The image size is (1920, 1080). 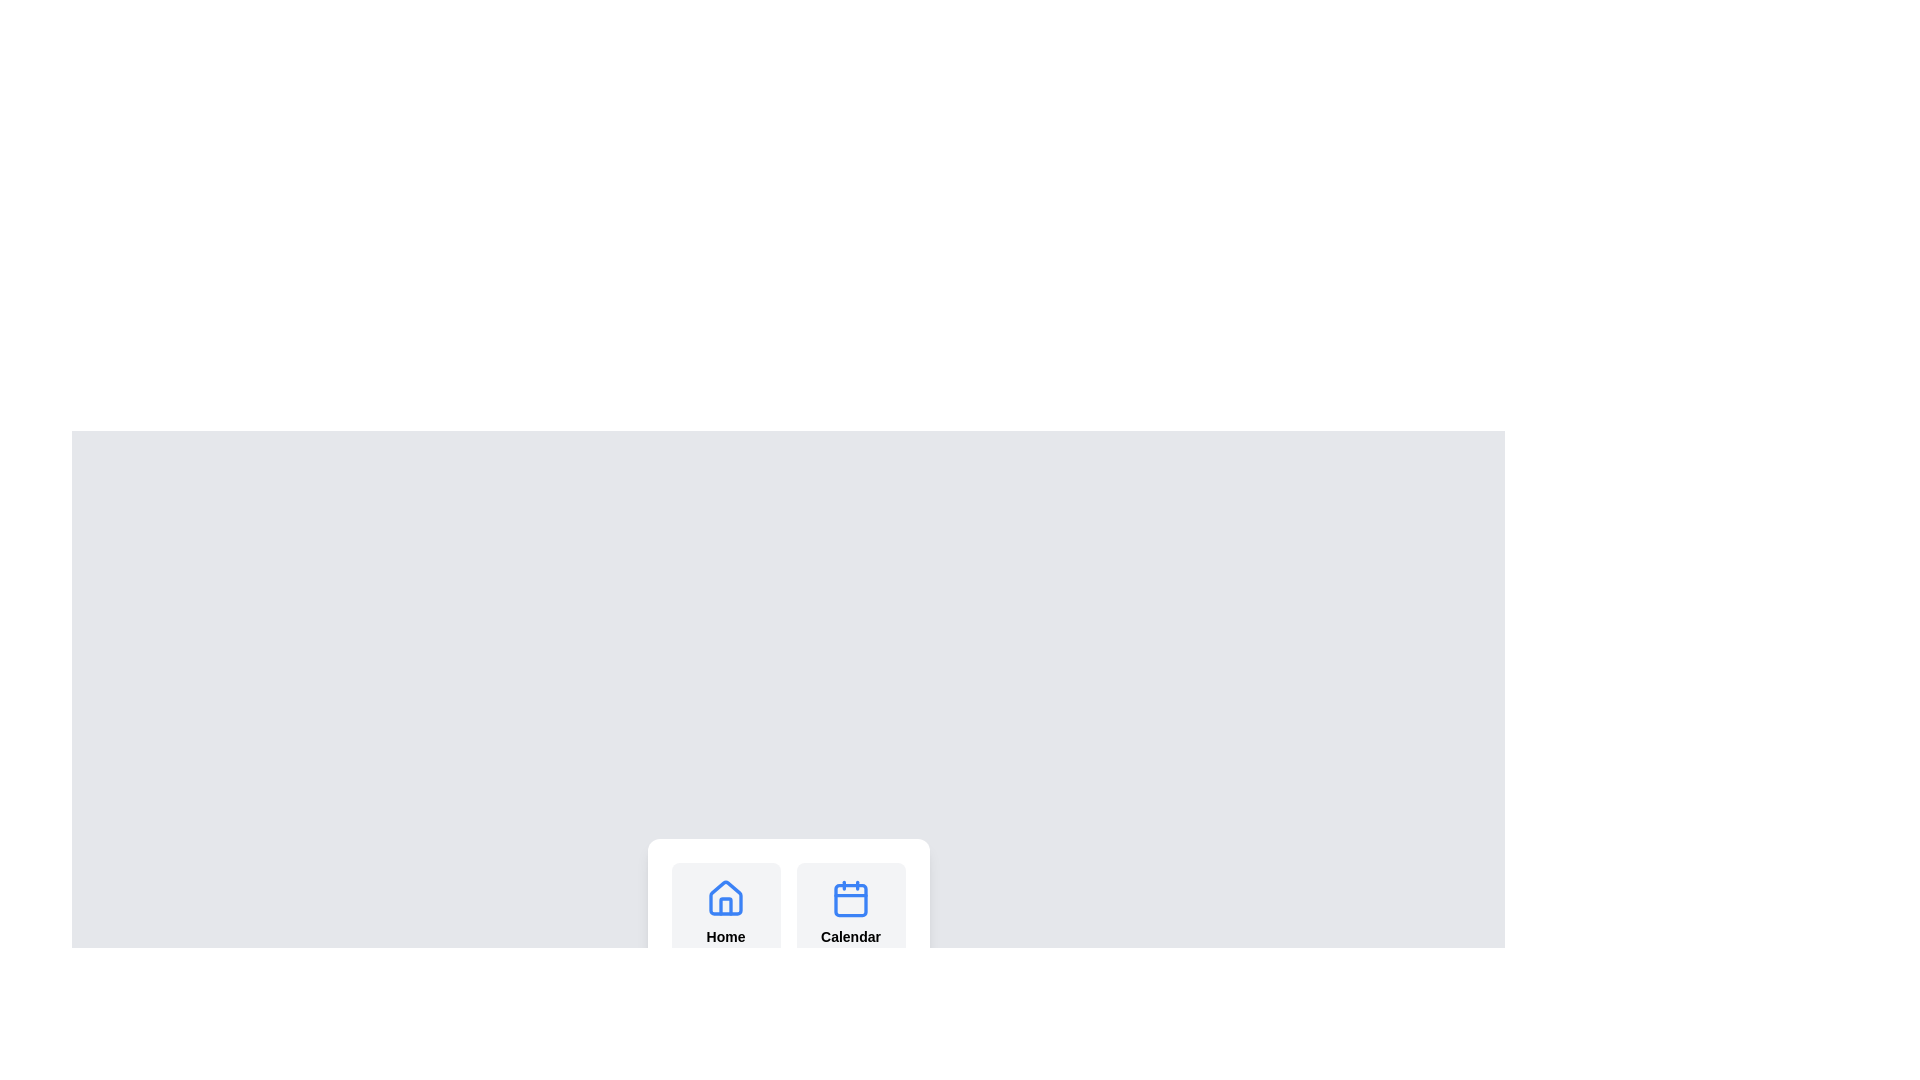 I want to click on the house icon located at the top of the 'Home' button, so click(x=724, y=897).